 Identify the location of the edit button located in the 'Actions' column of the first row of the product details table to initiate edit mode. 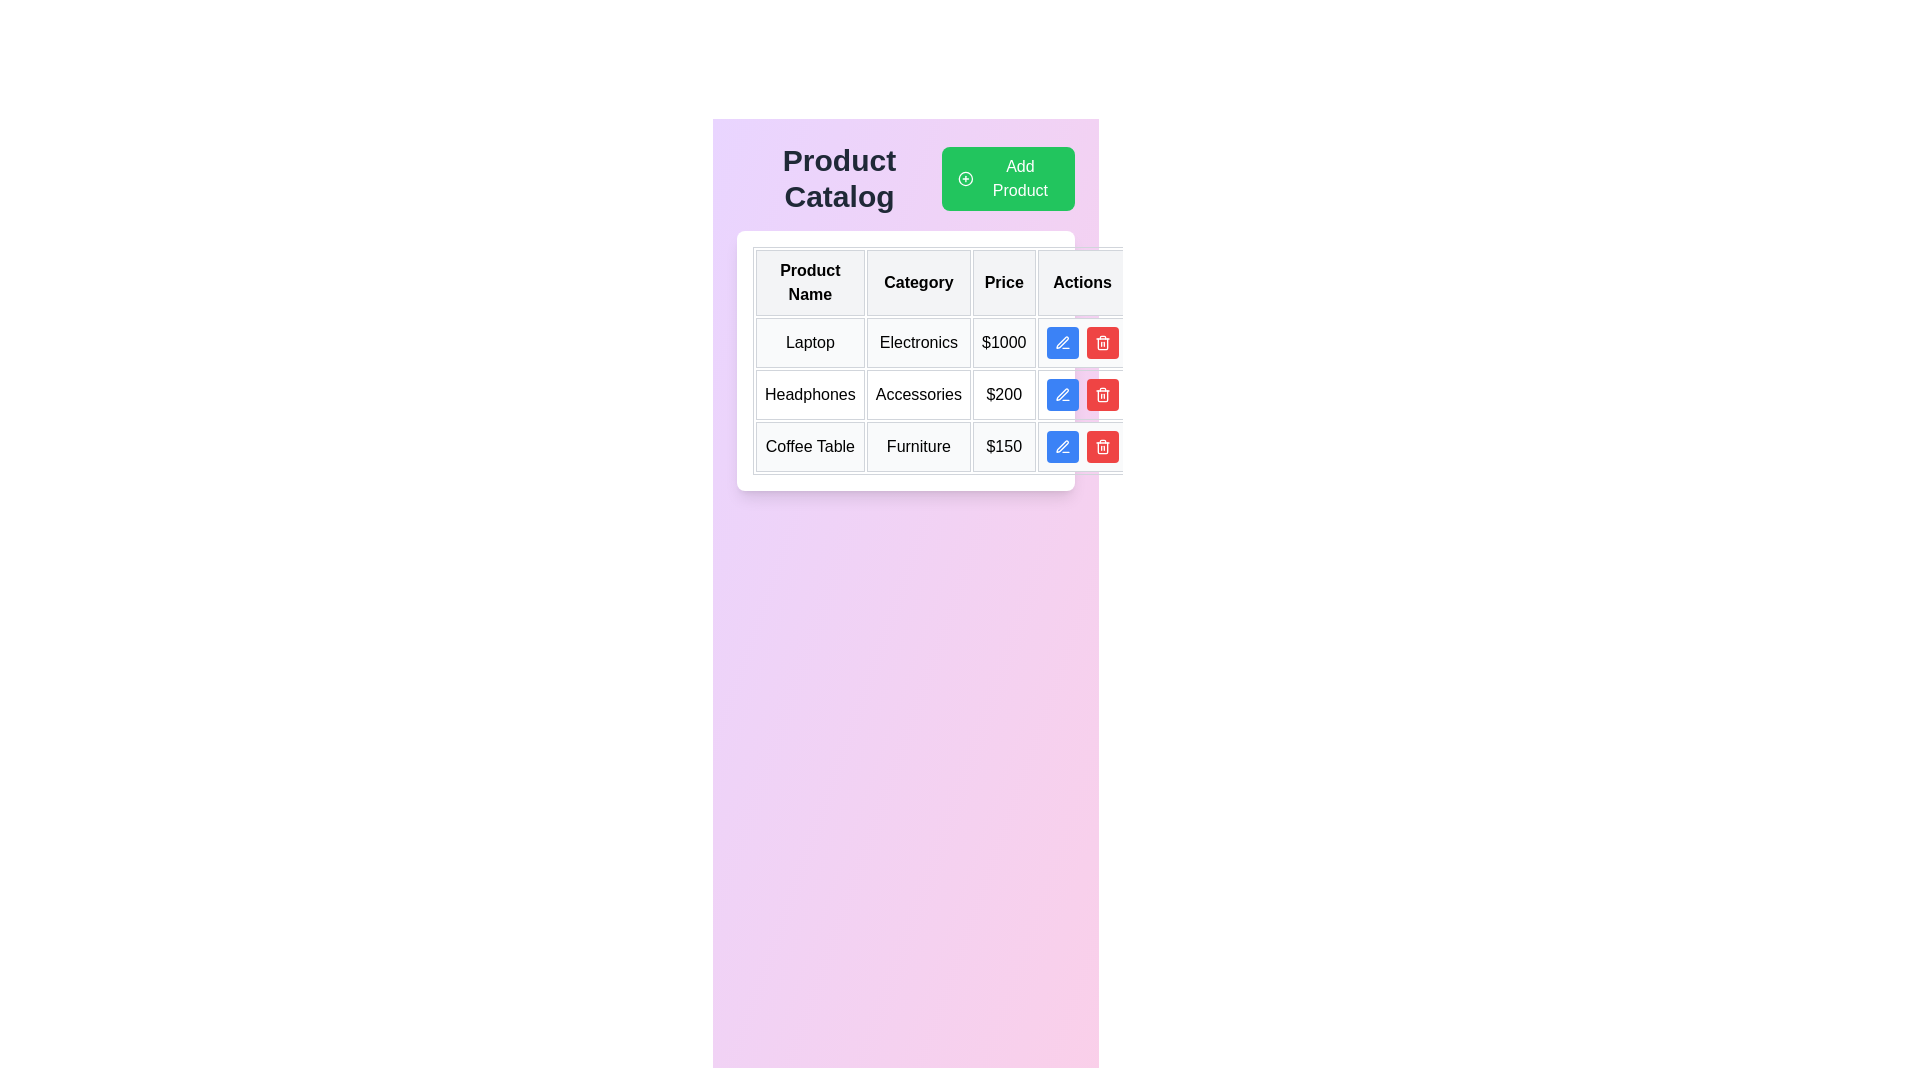
(1061, 342).